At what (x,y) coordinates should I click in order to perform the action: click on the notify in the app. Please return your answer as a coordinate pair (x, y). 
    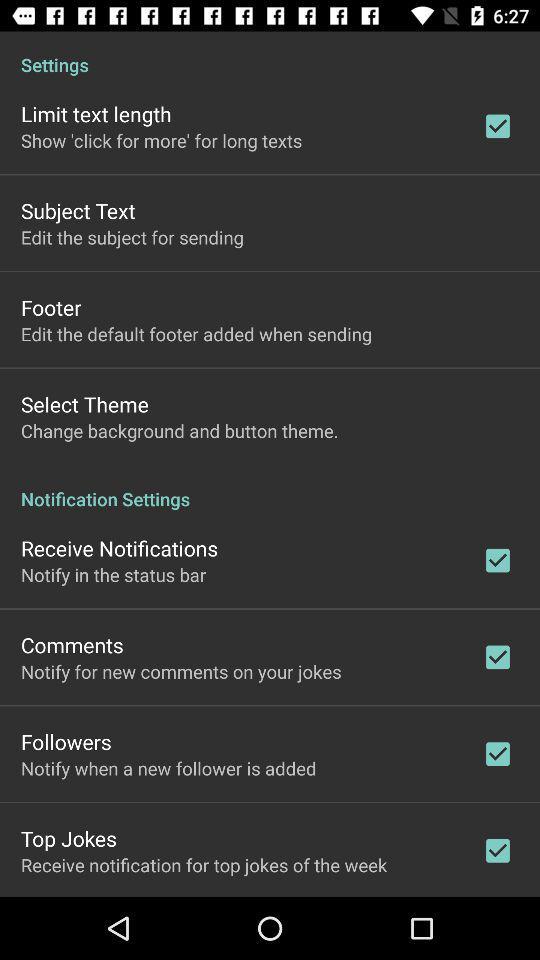
    Looking at the image, I should click on (113, 574).